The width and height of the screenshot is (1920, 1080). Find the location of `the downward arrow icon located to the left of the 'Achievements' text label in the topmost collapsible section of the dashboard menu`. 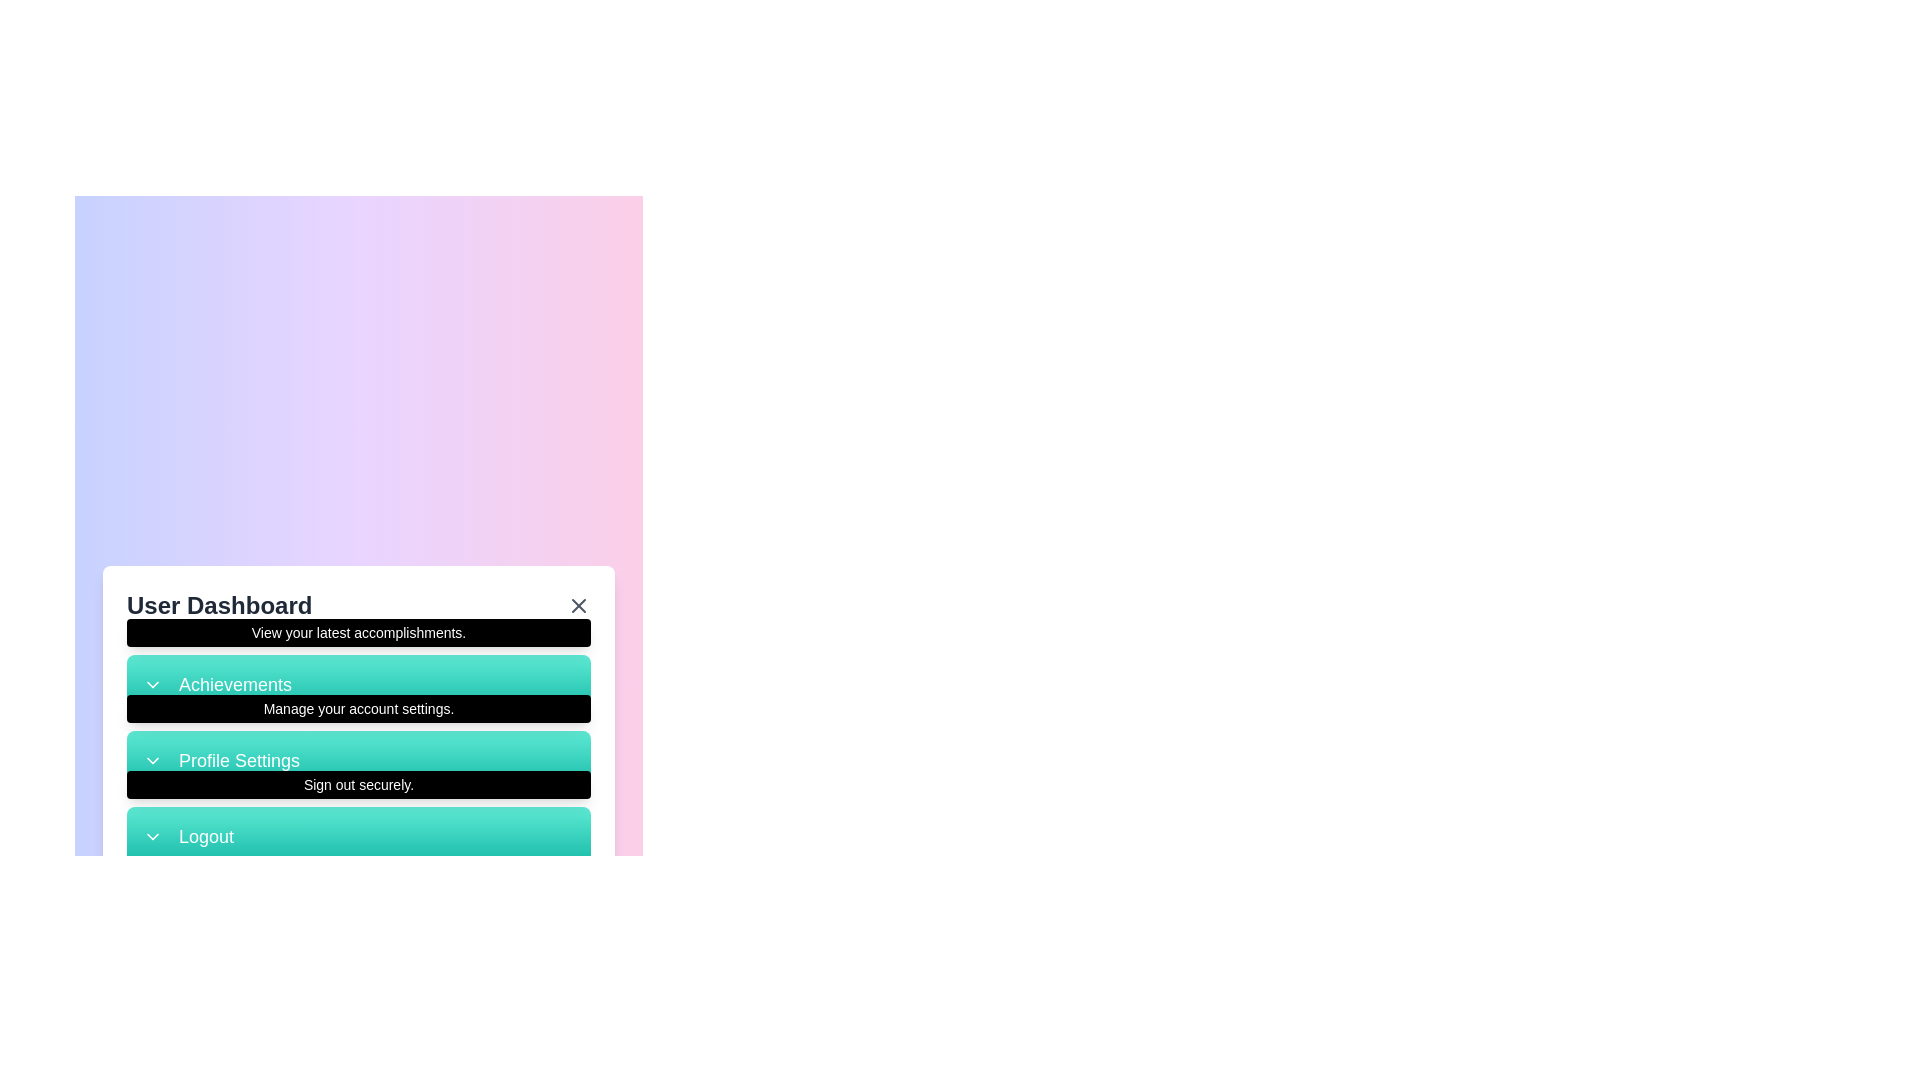

the downward arrow icon located to the left of the 'Achievements' text label in the topmost collapsible section of the dashboard menu is located at coordinates (152, 683).